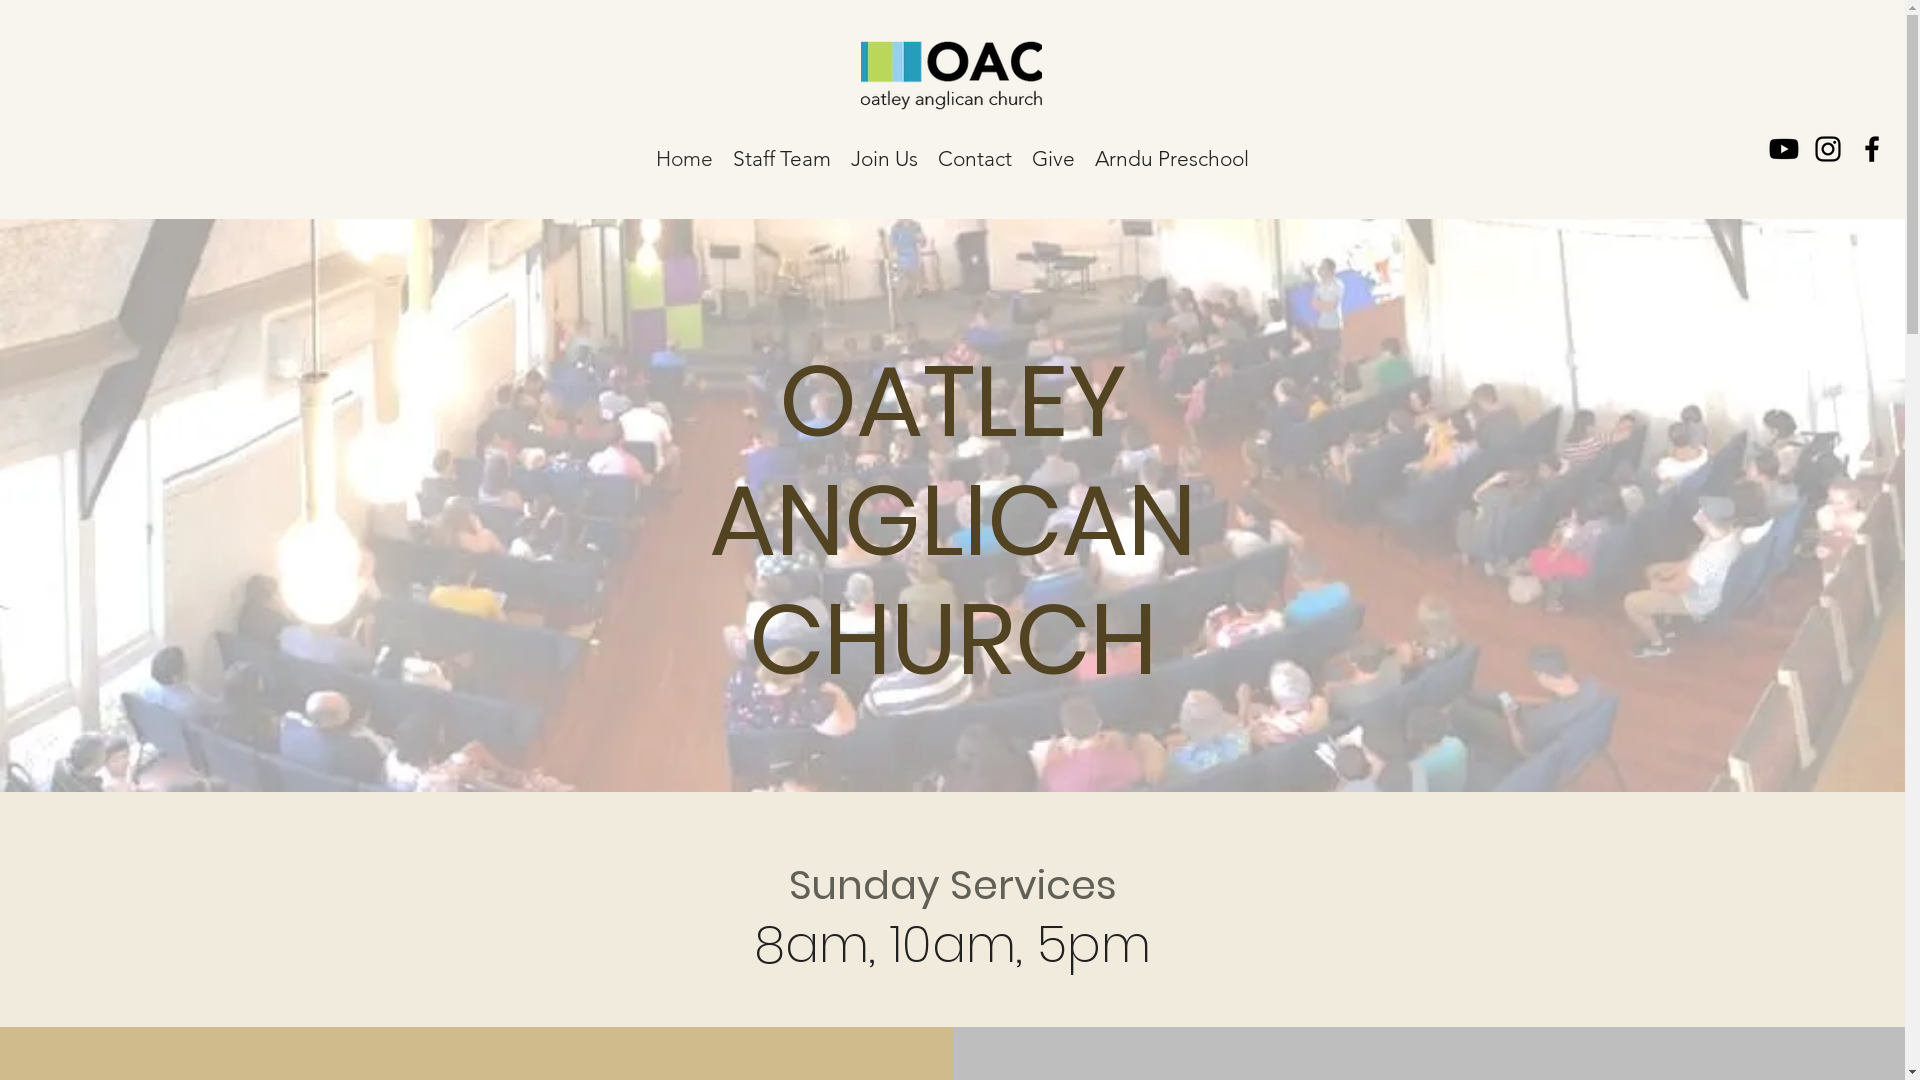 This screenshot has width=1920, height=1080. Describe the element at coordinates (684, 153) in the screenshot. I see `'Home'` at that location.